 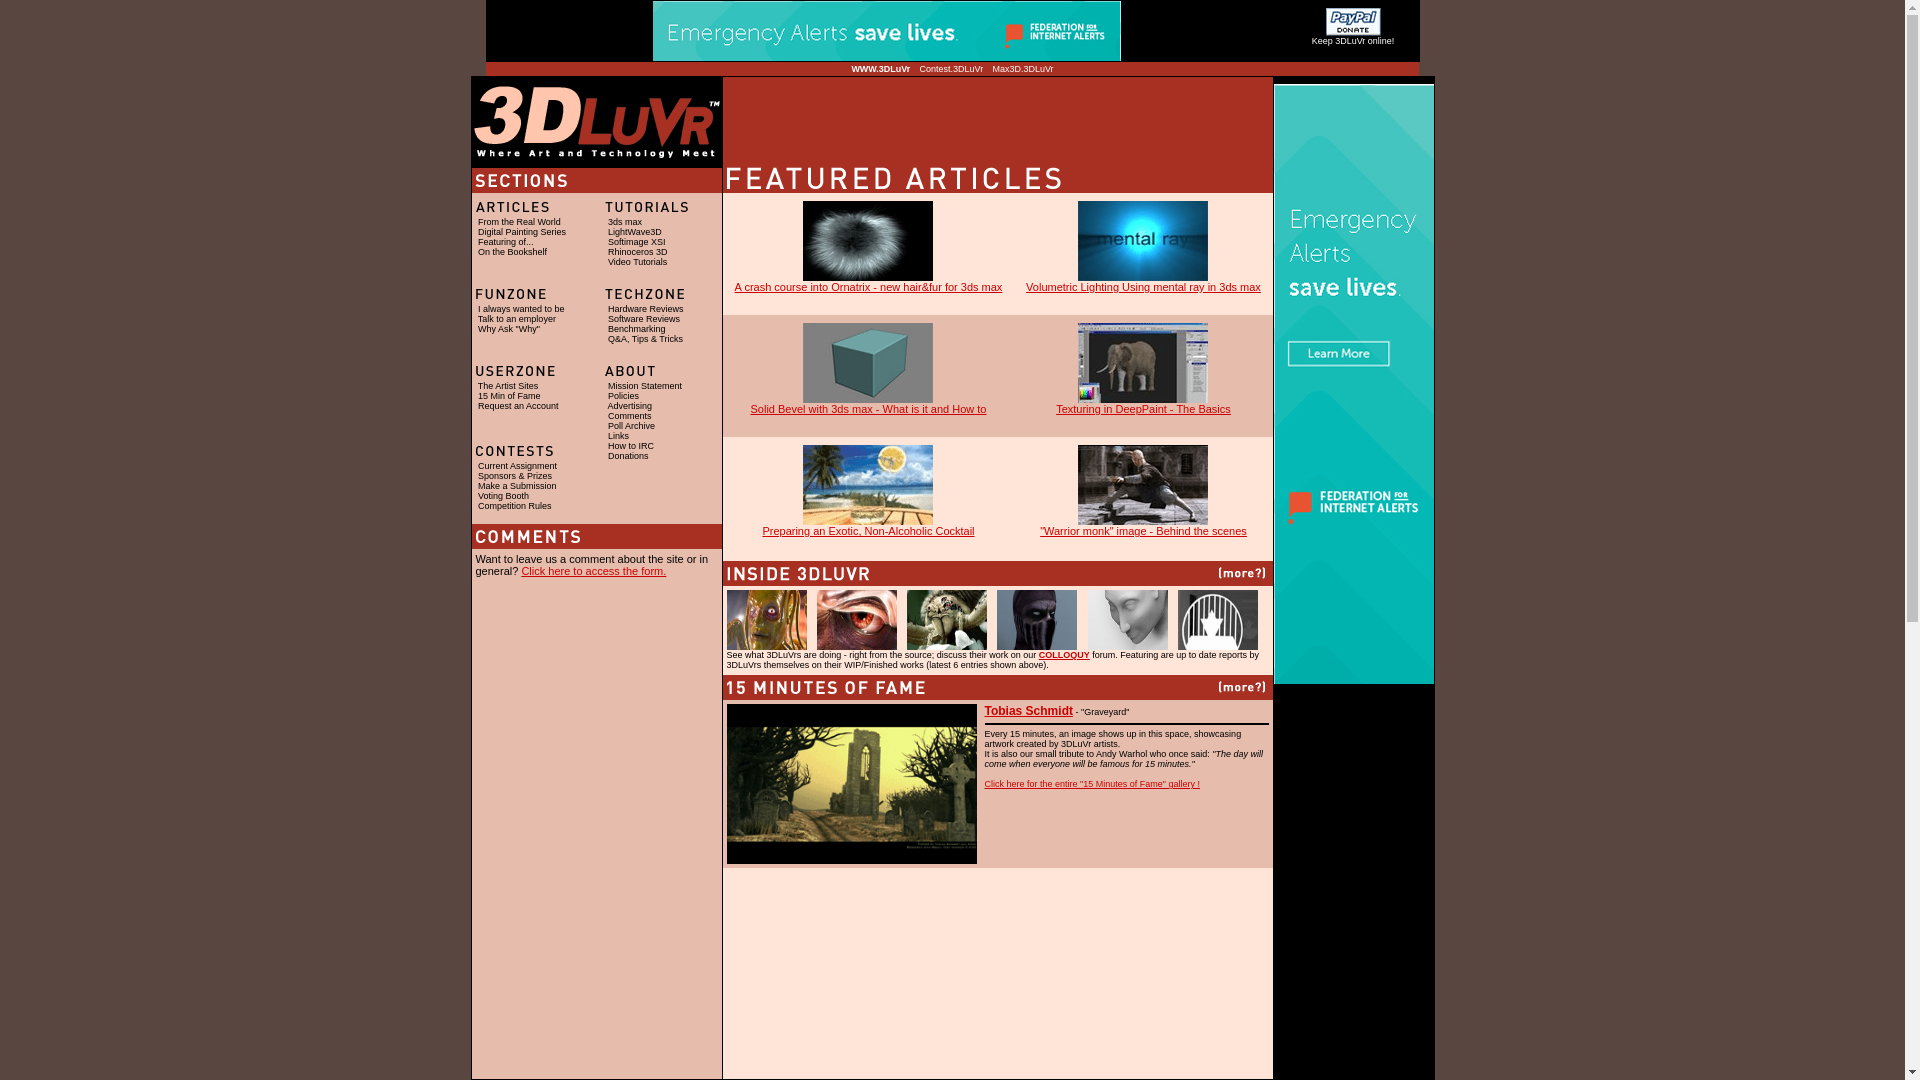 I want to click on 'Advertising', so click(x=629, y=405).